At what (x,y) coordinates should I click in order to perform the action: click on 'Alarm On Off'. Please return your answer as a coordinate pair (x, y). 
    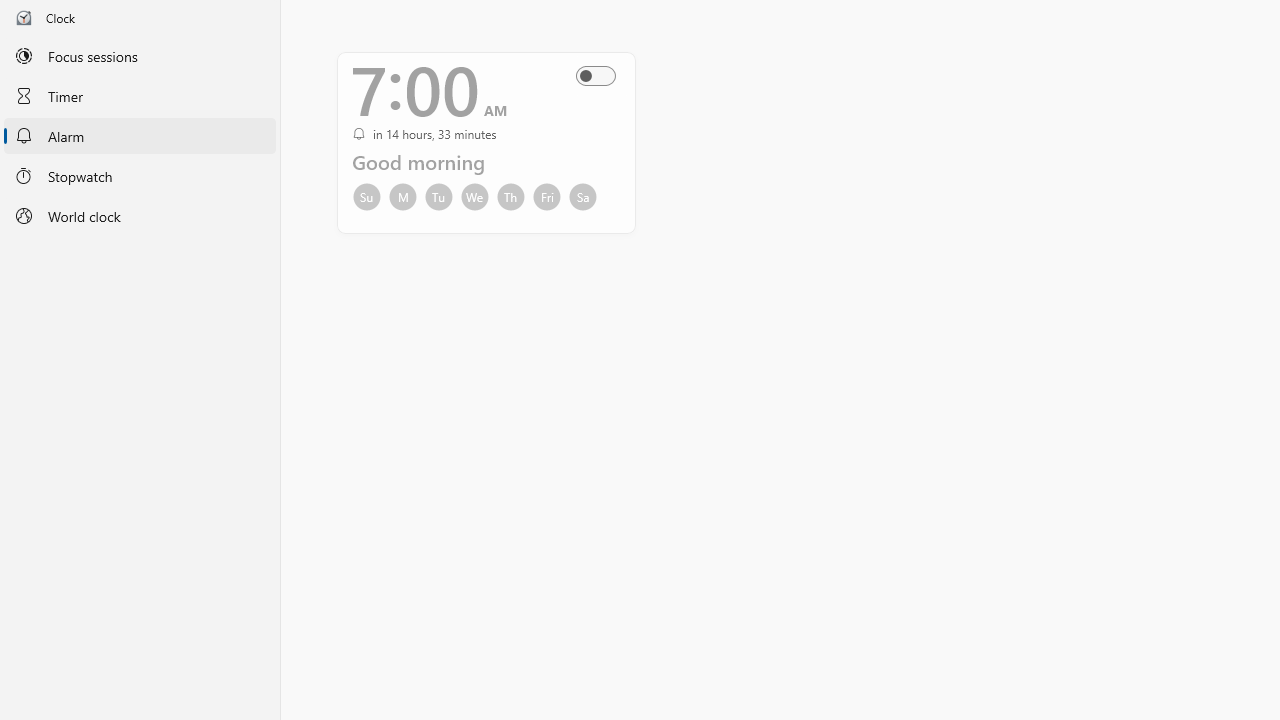
    Looking at the image, I should click on (601, 74).